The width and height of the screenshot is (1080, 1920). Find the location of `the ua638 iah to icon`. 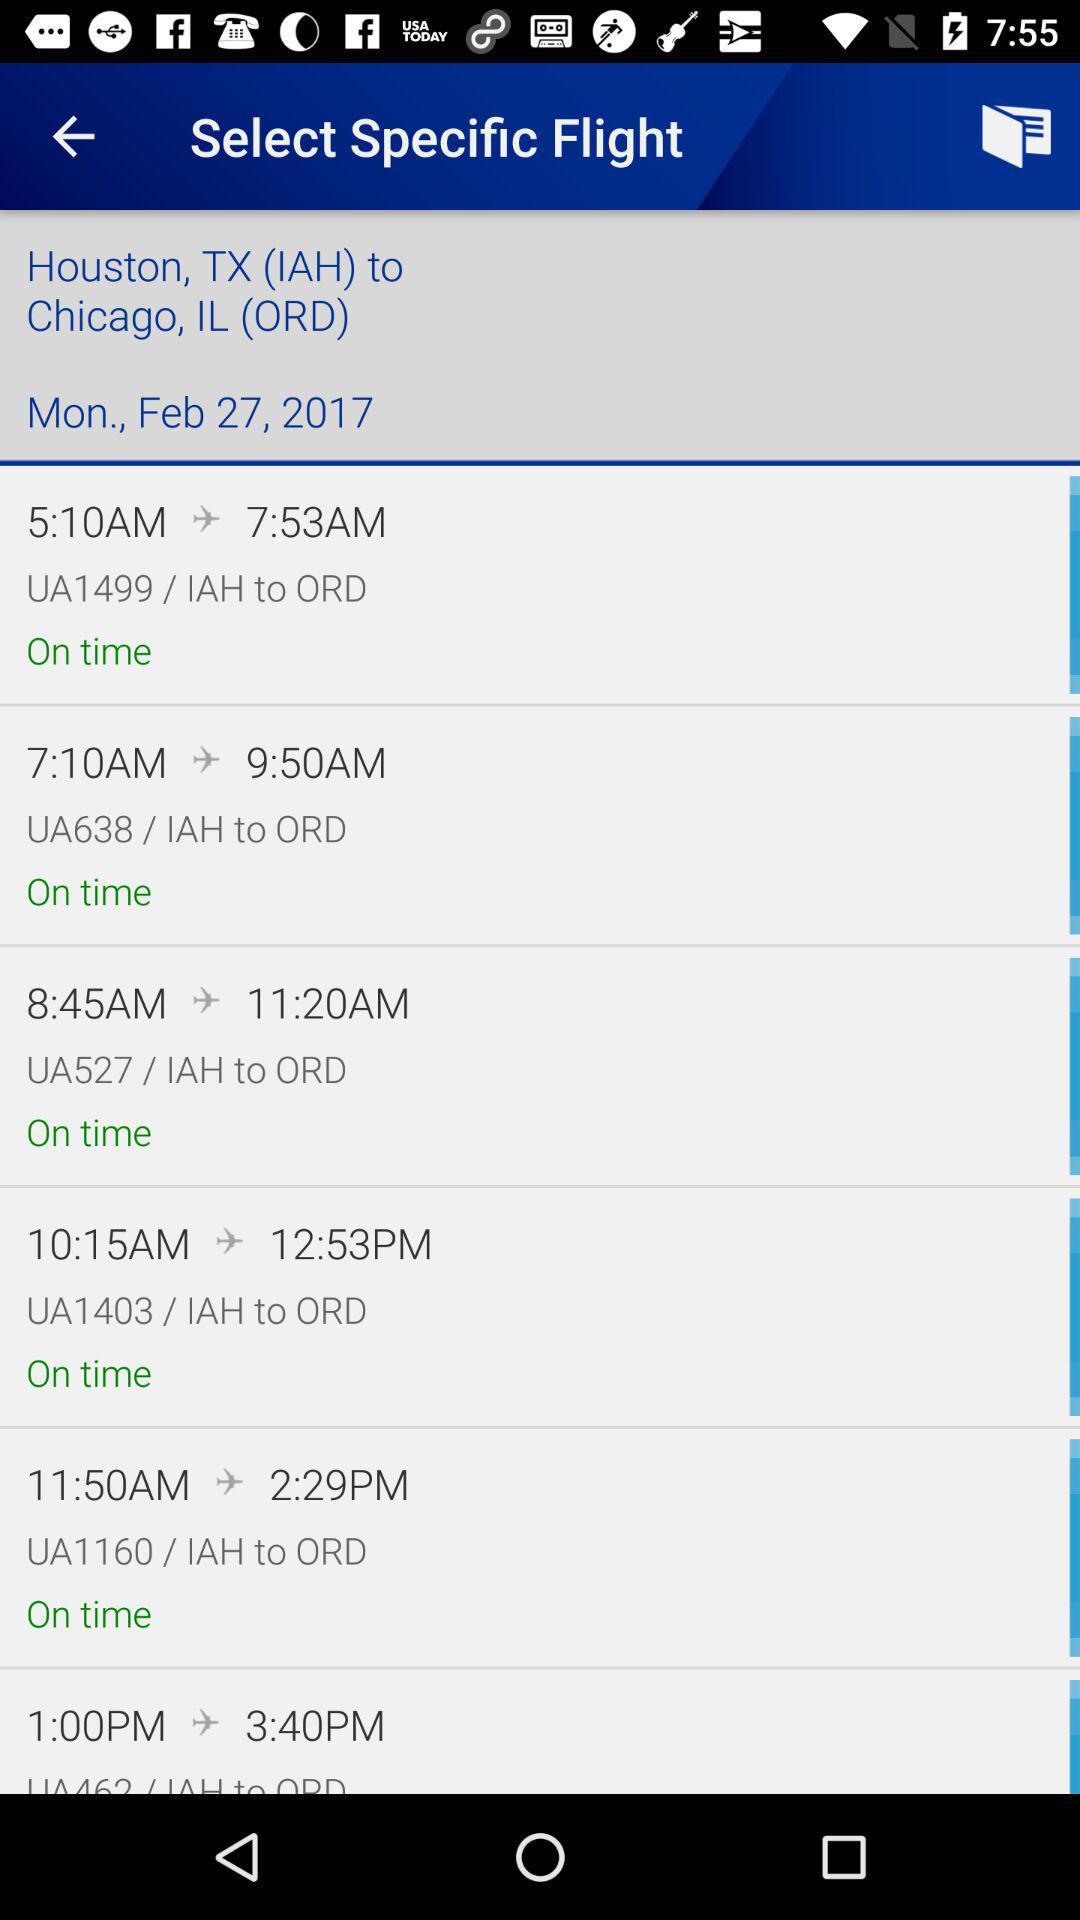

the ua638 iah to icon is located at coordinates (186, 827).